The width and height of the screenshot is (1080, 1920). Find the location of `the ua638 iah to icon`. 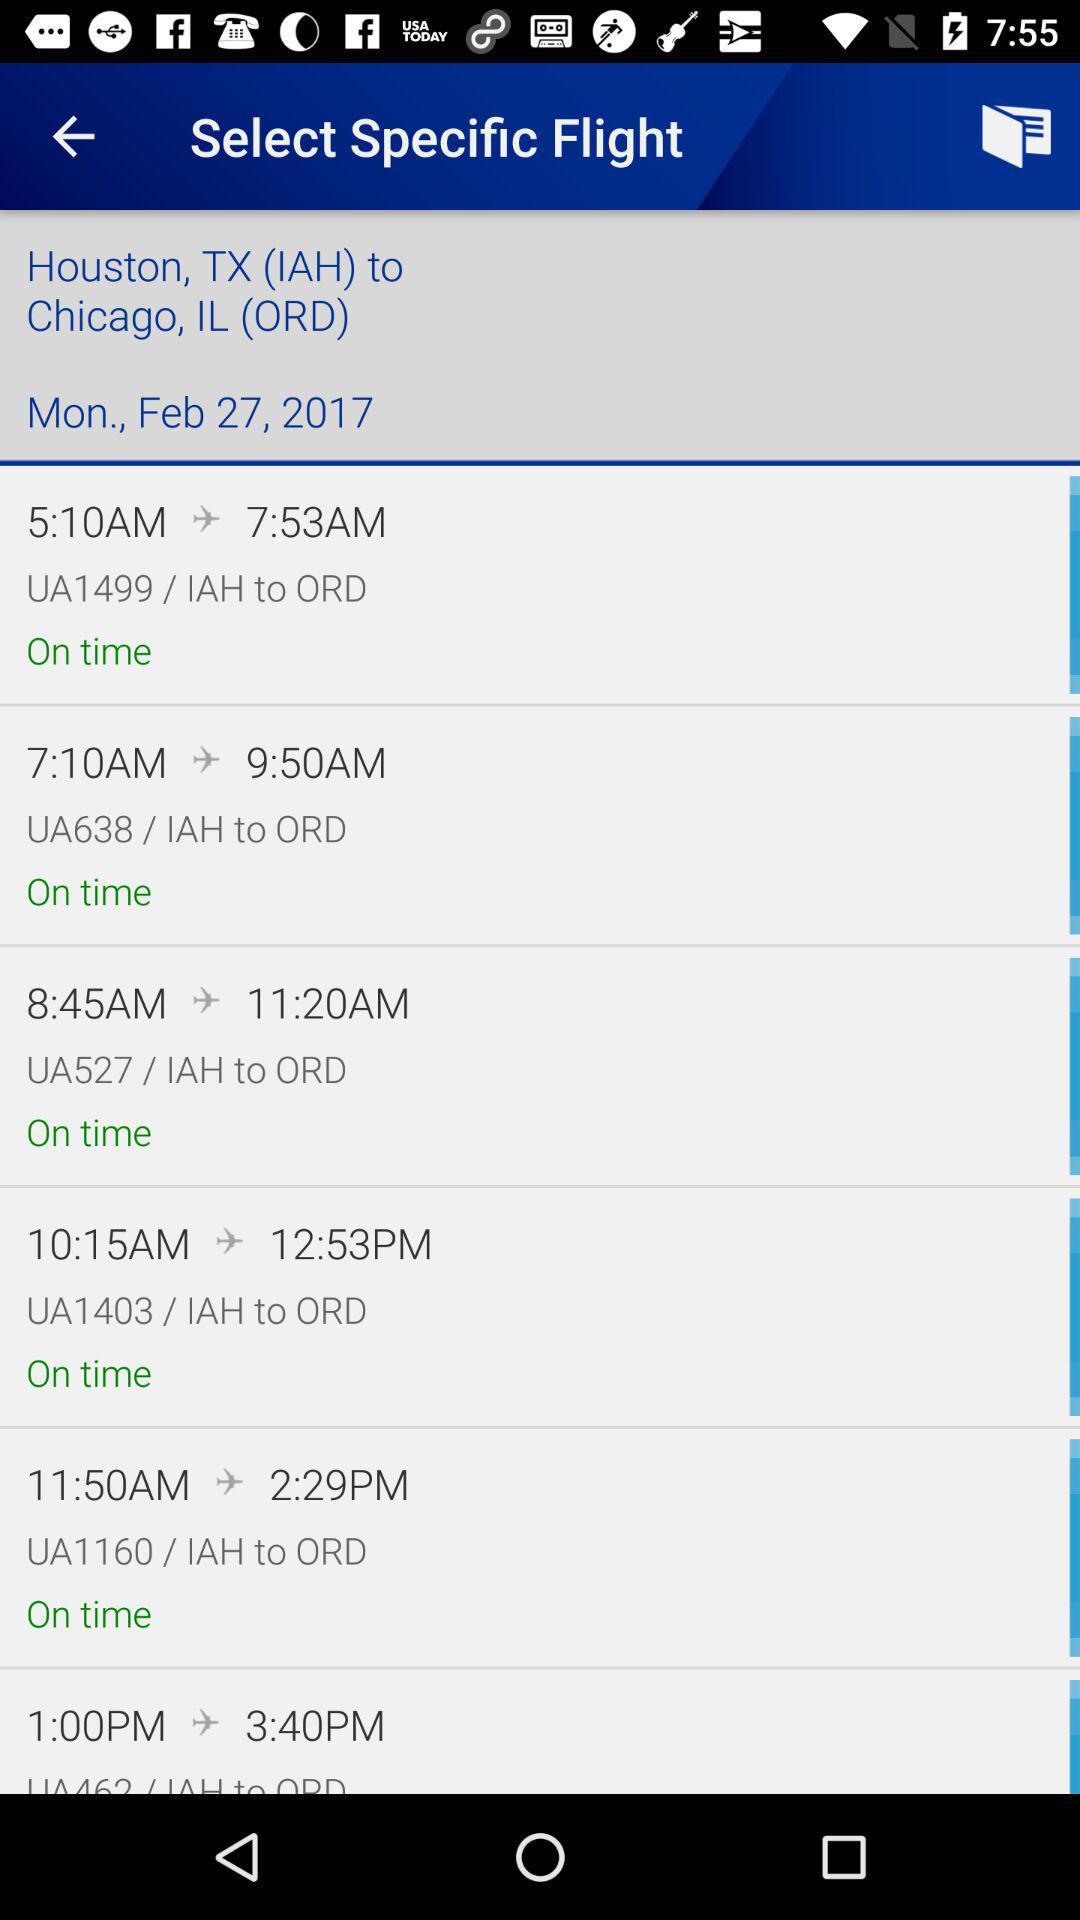

the ua638 iah to icon is located at coordinates (186, 827).